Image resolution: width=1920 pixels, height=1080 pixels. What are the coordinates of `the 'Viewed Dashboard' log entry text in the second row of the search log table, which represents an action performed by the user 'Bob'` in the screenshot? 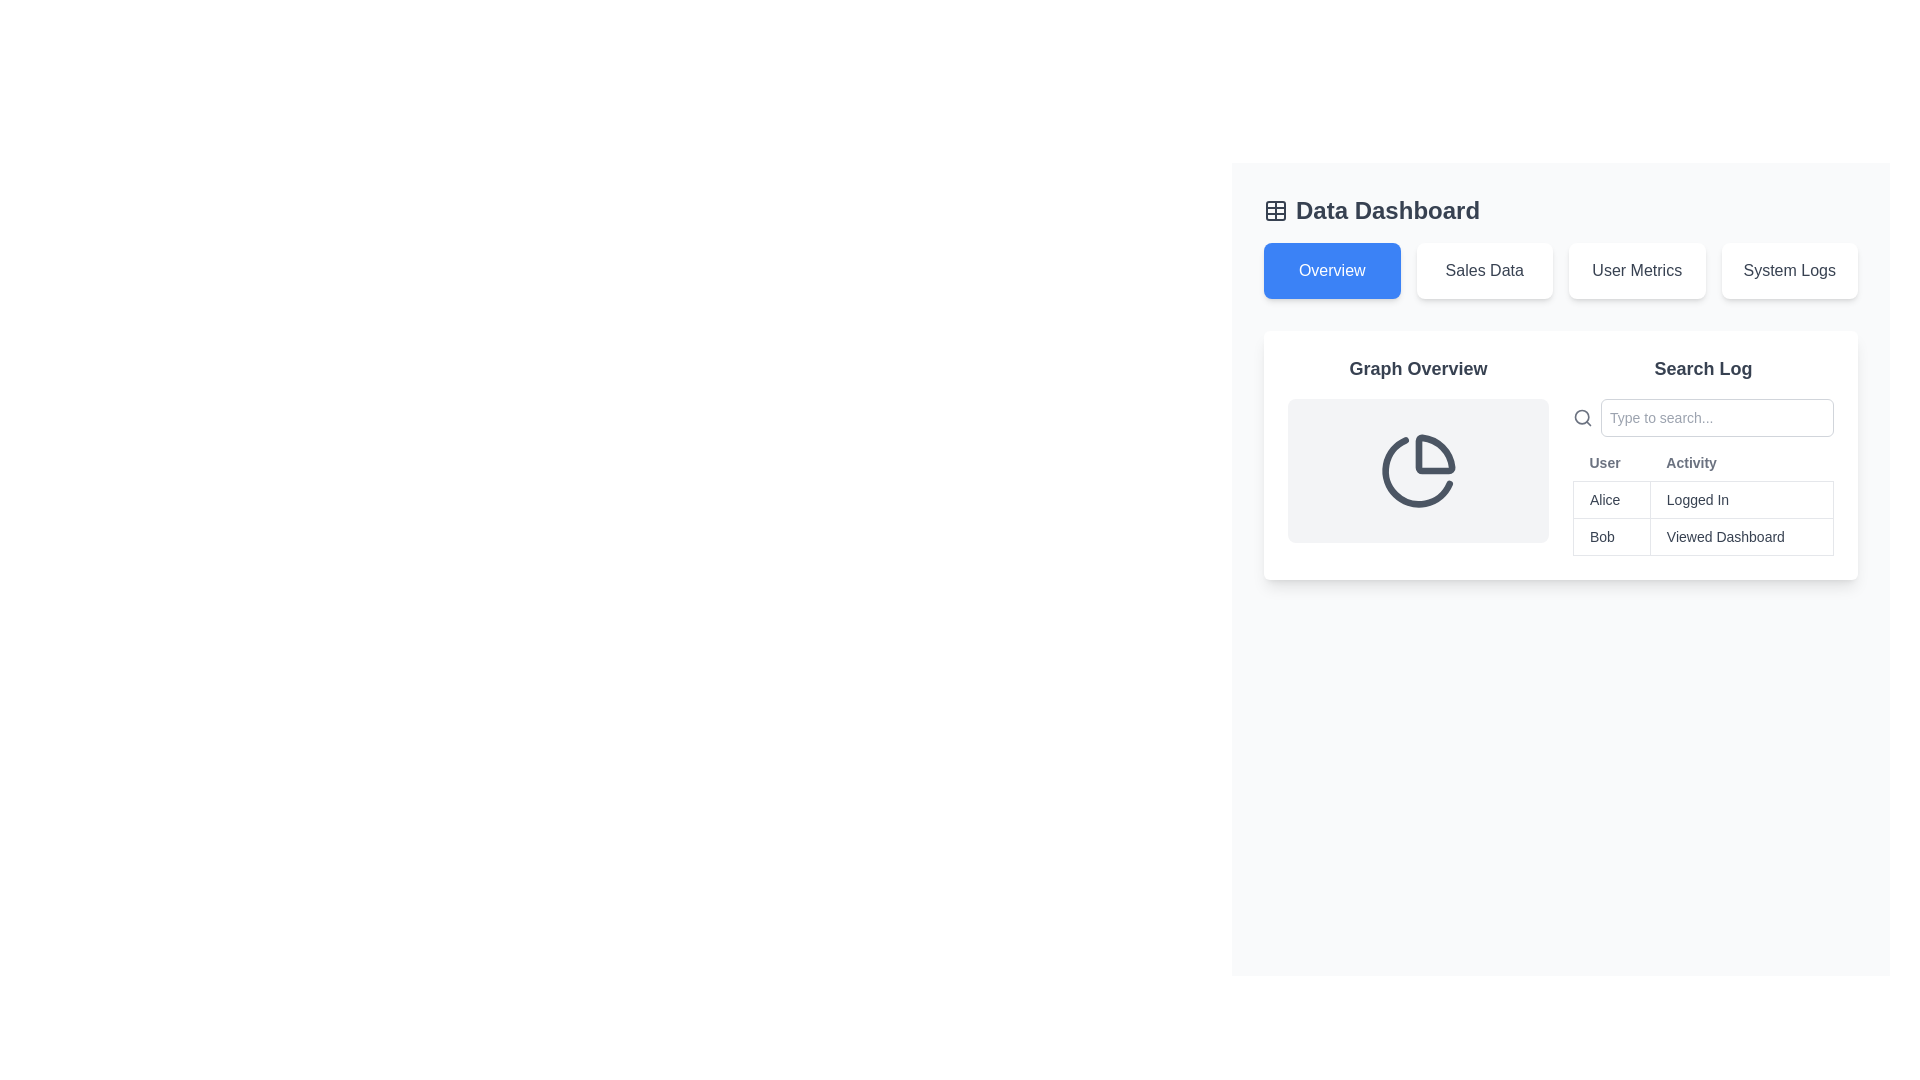 It's located at (1702, 535).